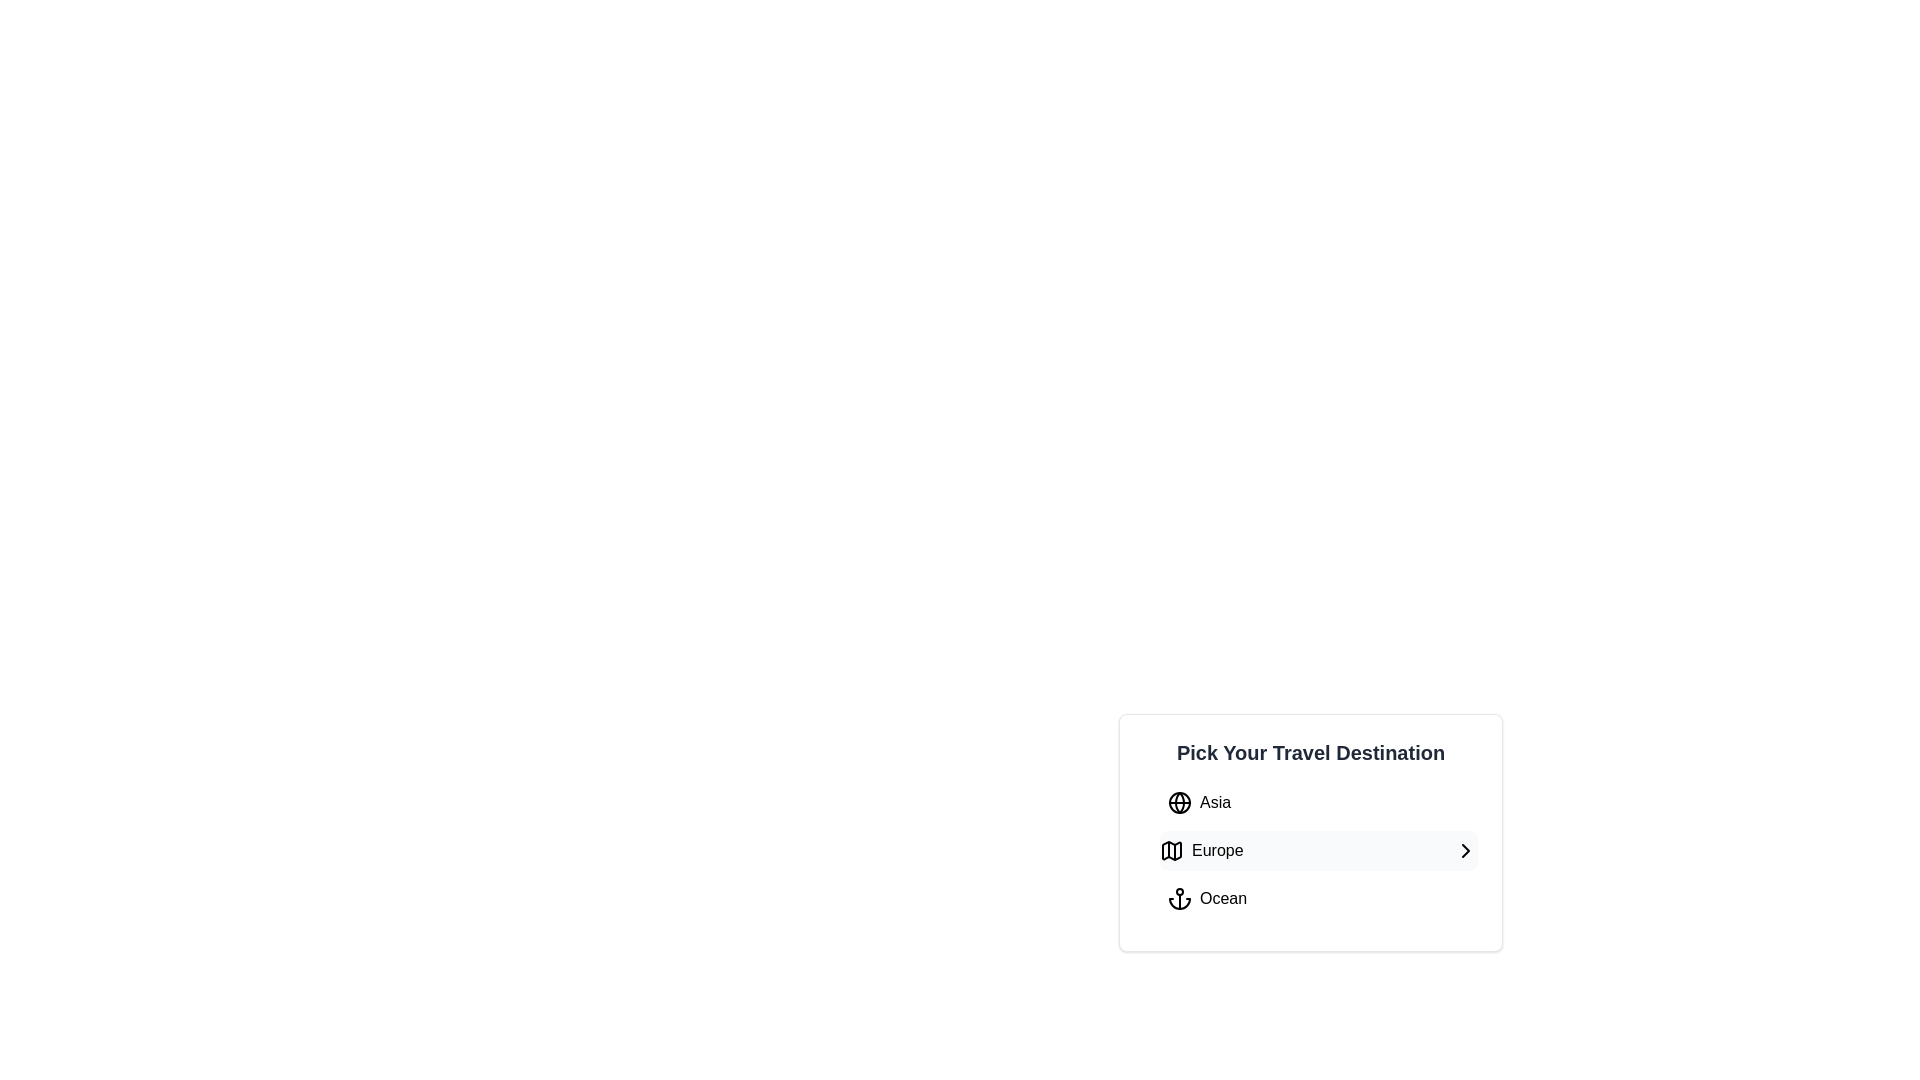  I want to click on the 'Europe' button in the vertical list under 'Pick Your Travel Destination', so click(1319, 851).